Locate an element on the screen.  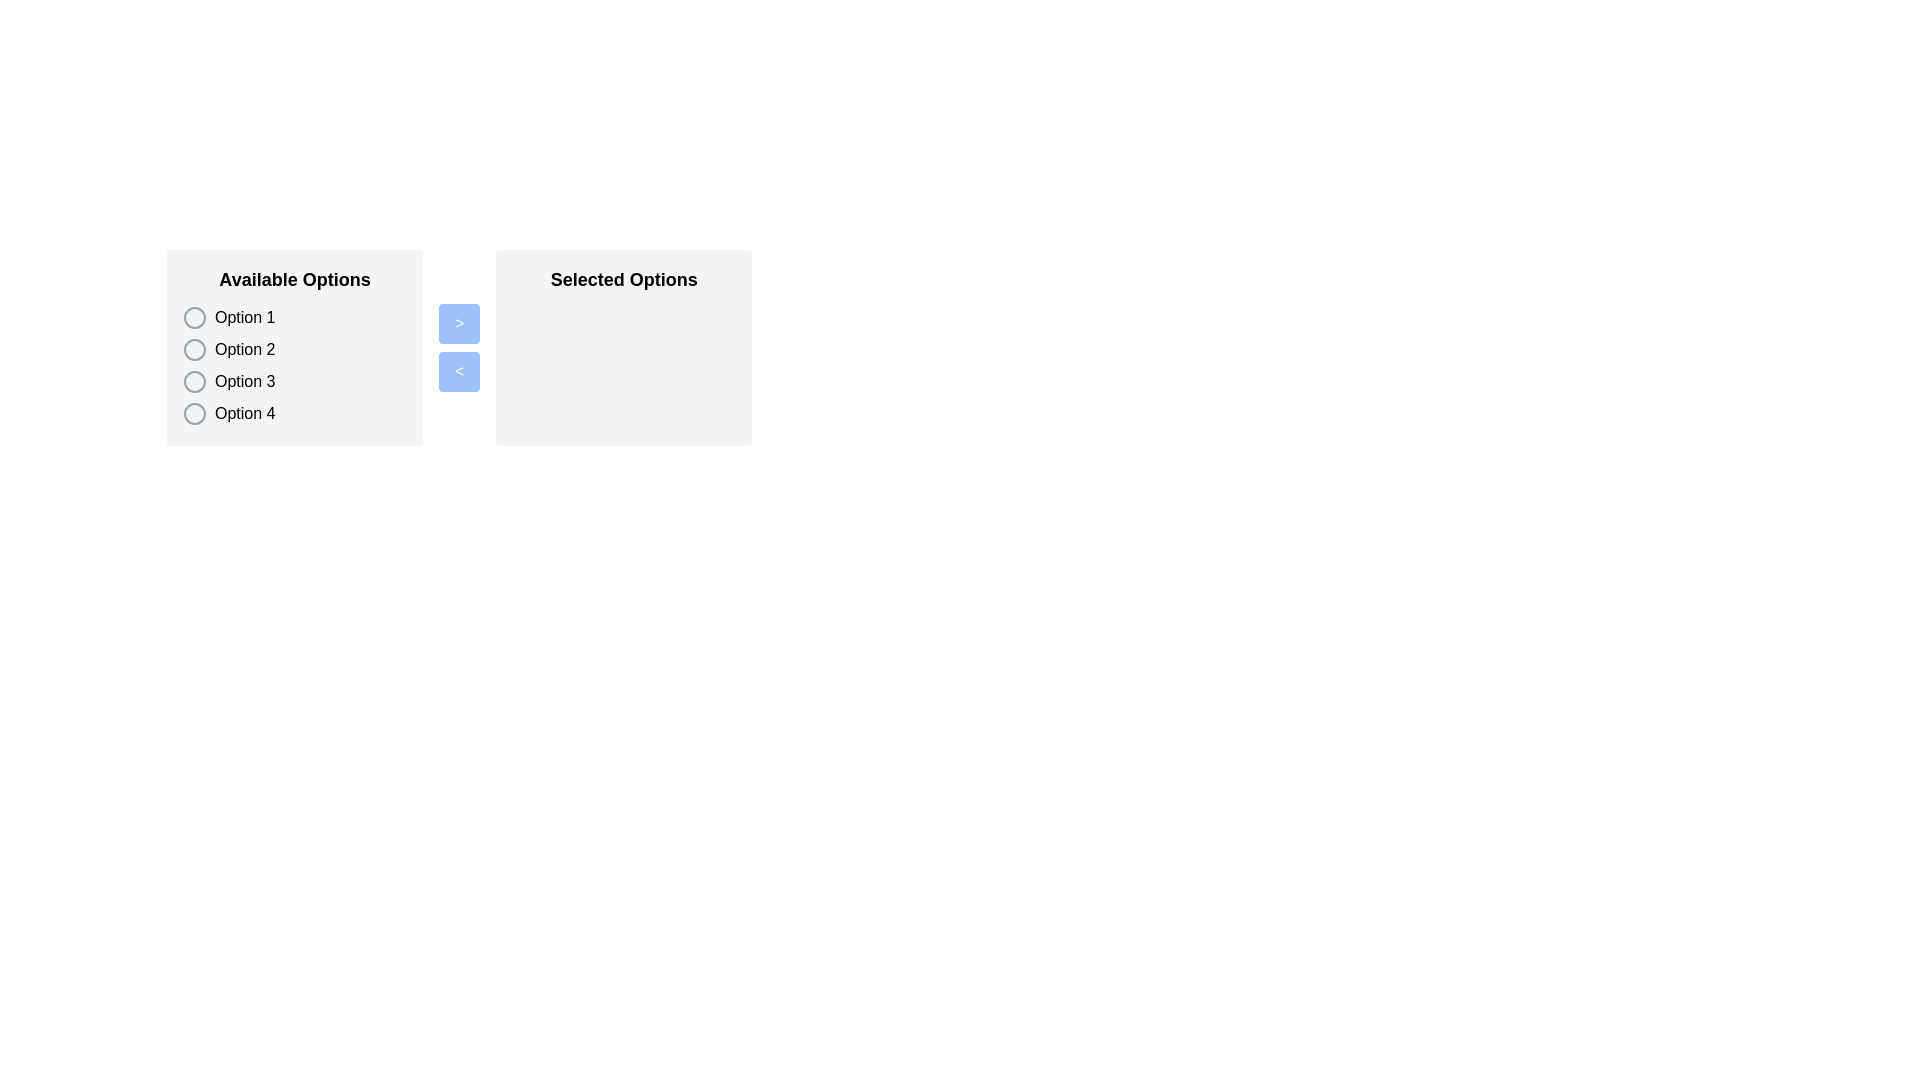
text label 'Available Options' which is styled in bold and located at the top of a section with a light gray background is located at coordinates (293, 280).